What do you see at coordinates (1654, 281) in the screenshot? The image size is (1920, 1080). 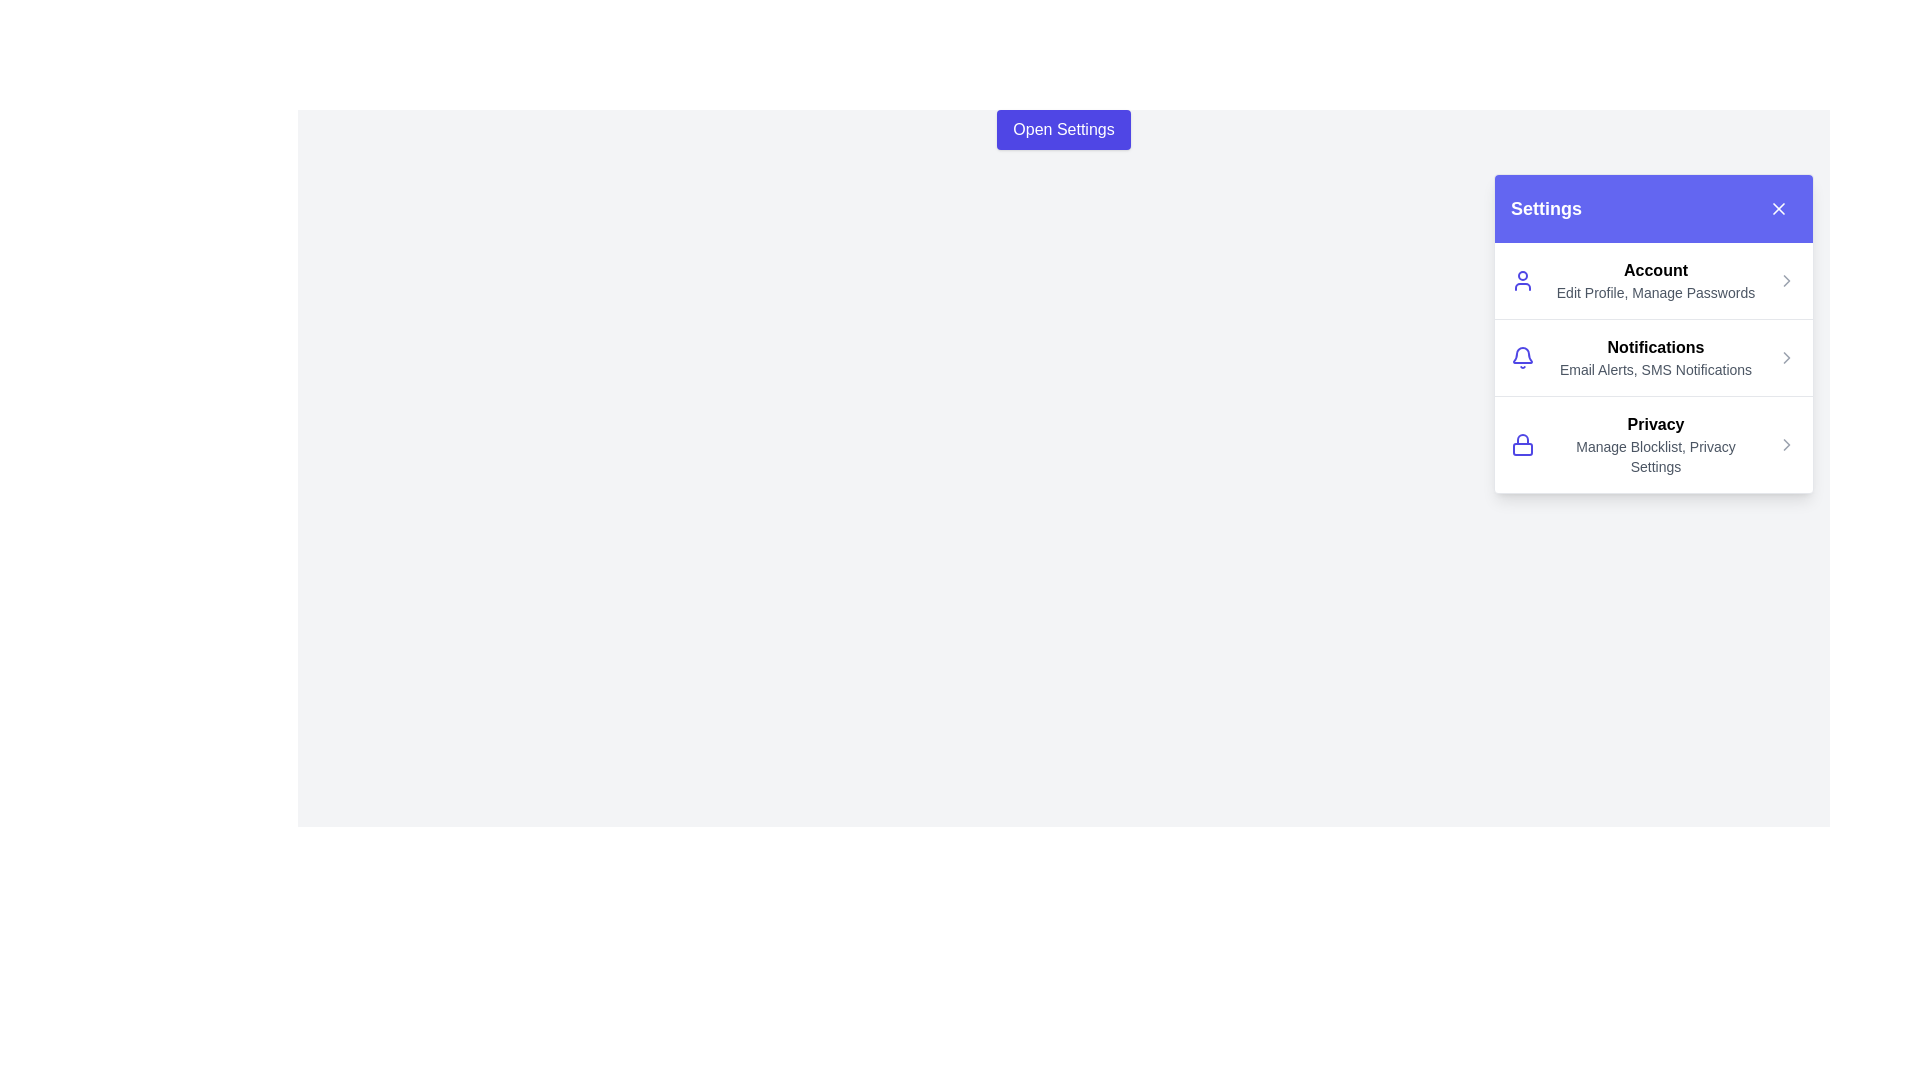 I see `the first item in the vertical navigation list within the settings panel` at bounding box center [1654, 281].